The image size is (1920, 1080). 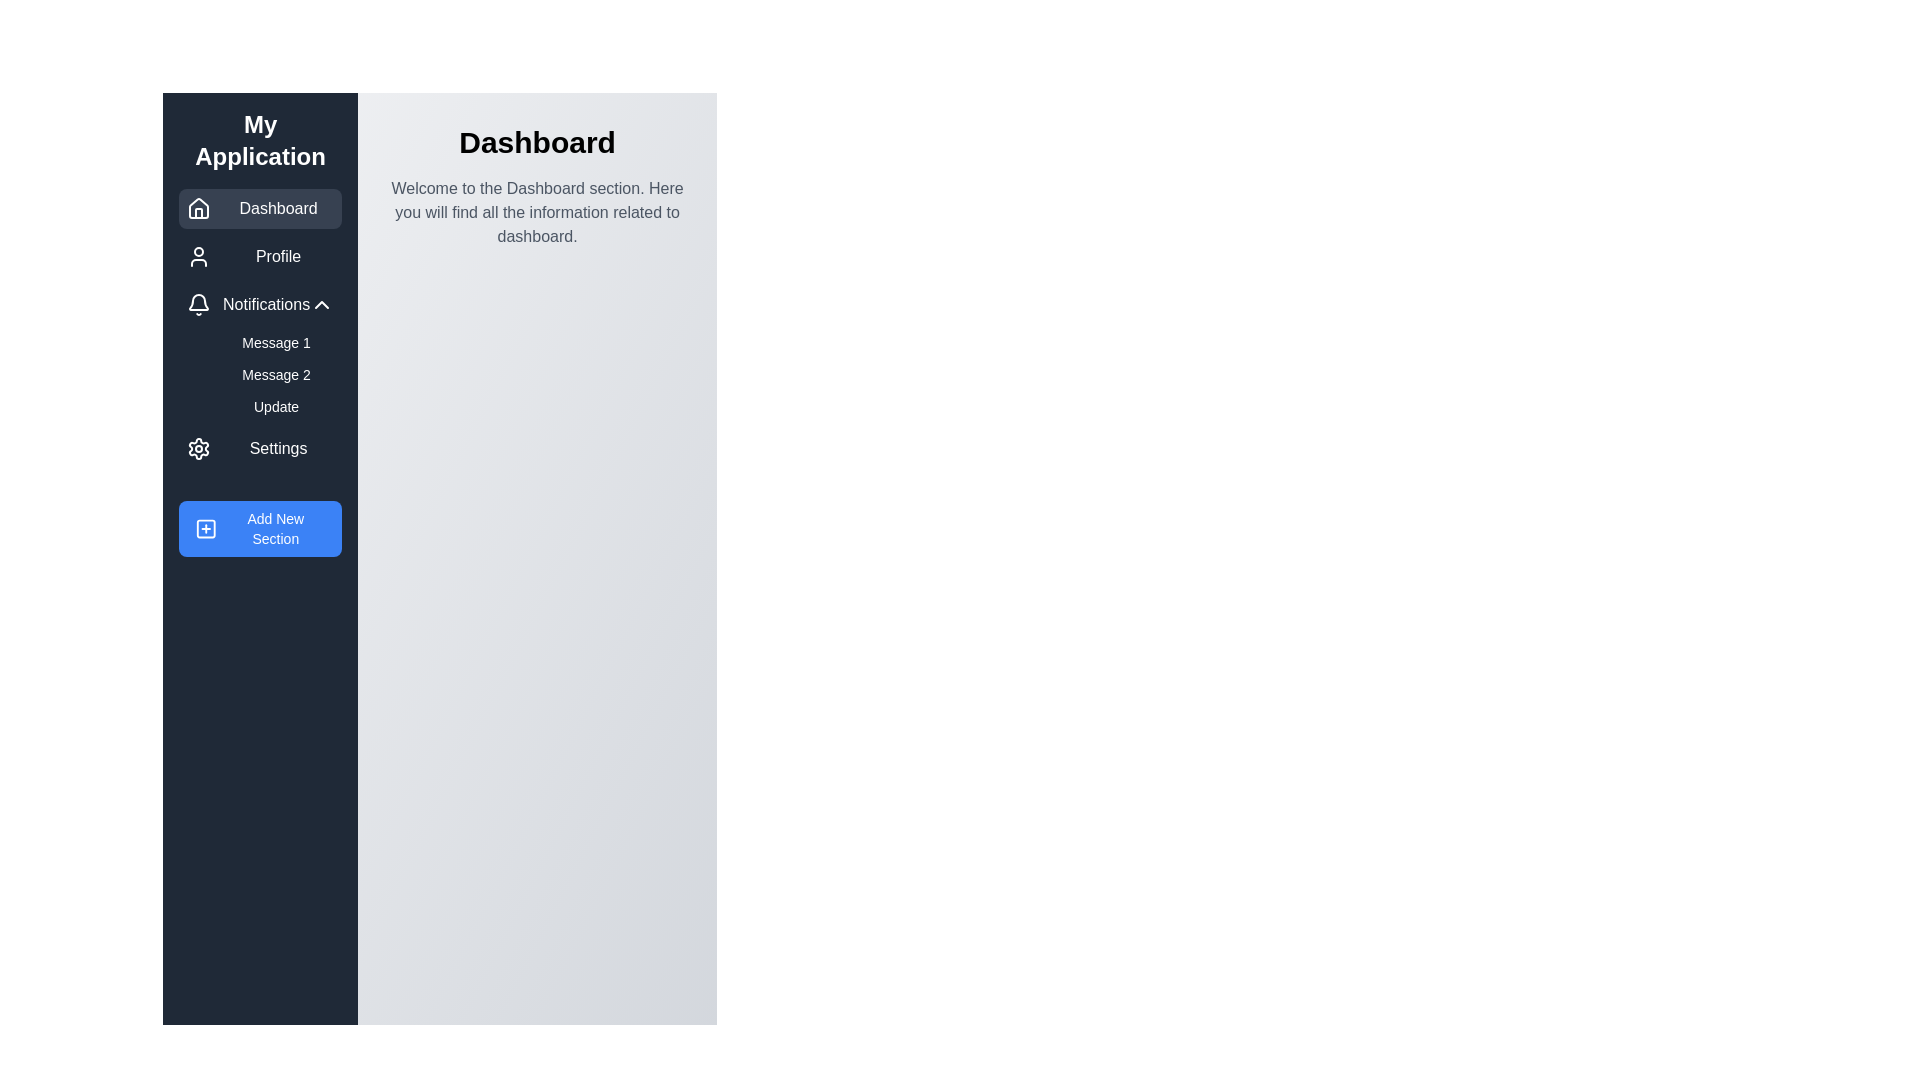 I want to click on the settings icon, which resembles a gear with a thin outline, located in the left navigation menu adjacent to the 'Settings' text, so click(x=198, y=447).